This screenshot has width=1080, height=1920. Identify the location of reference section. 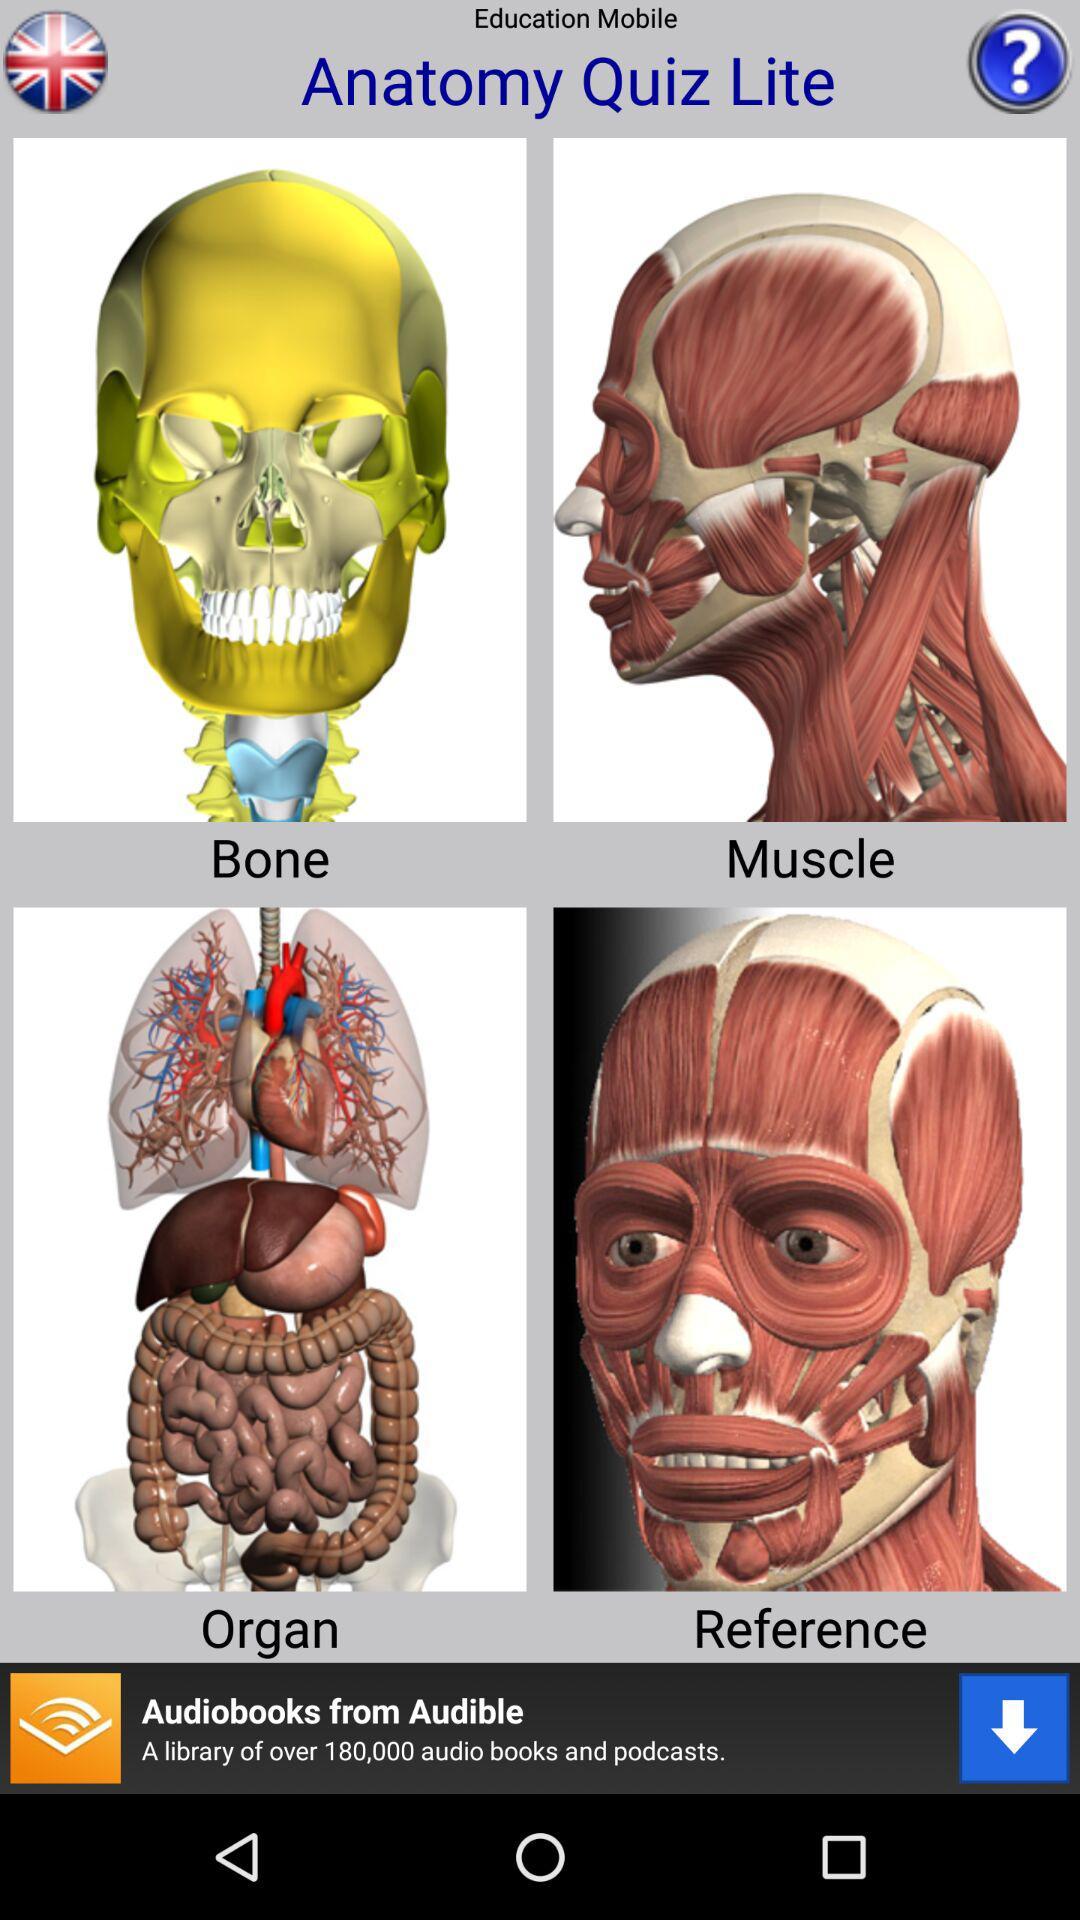
(810, 1241).